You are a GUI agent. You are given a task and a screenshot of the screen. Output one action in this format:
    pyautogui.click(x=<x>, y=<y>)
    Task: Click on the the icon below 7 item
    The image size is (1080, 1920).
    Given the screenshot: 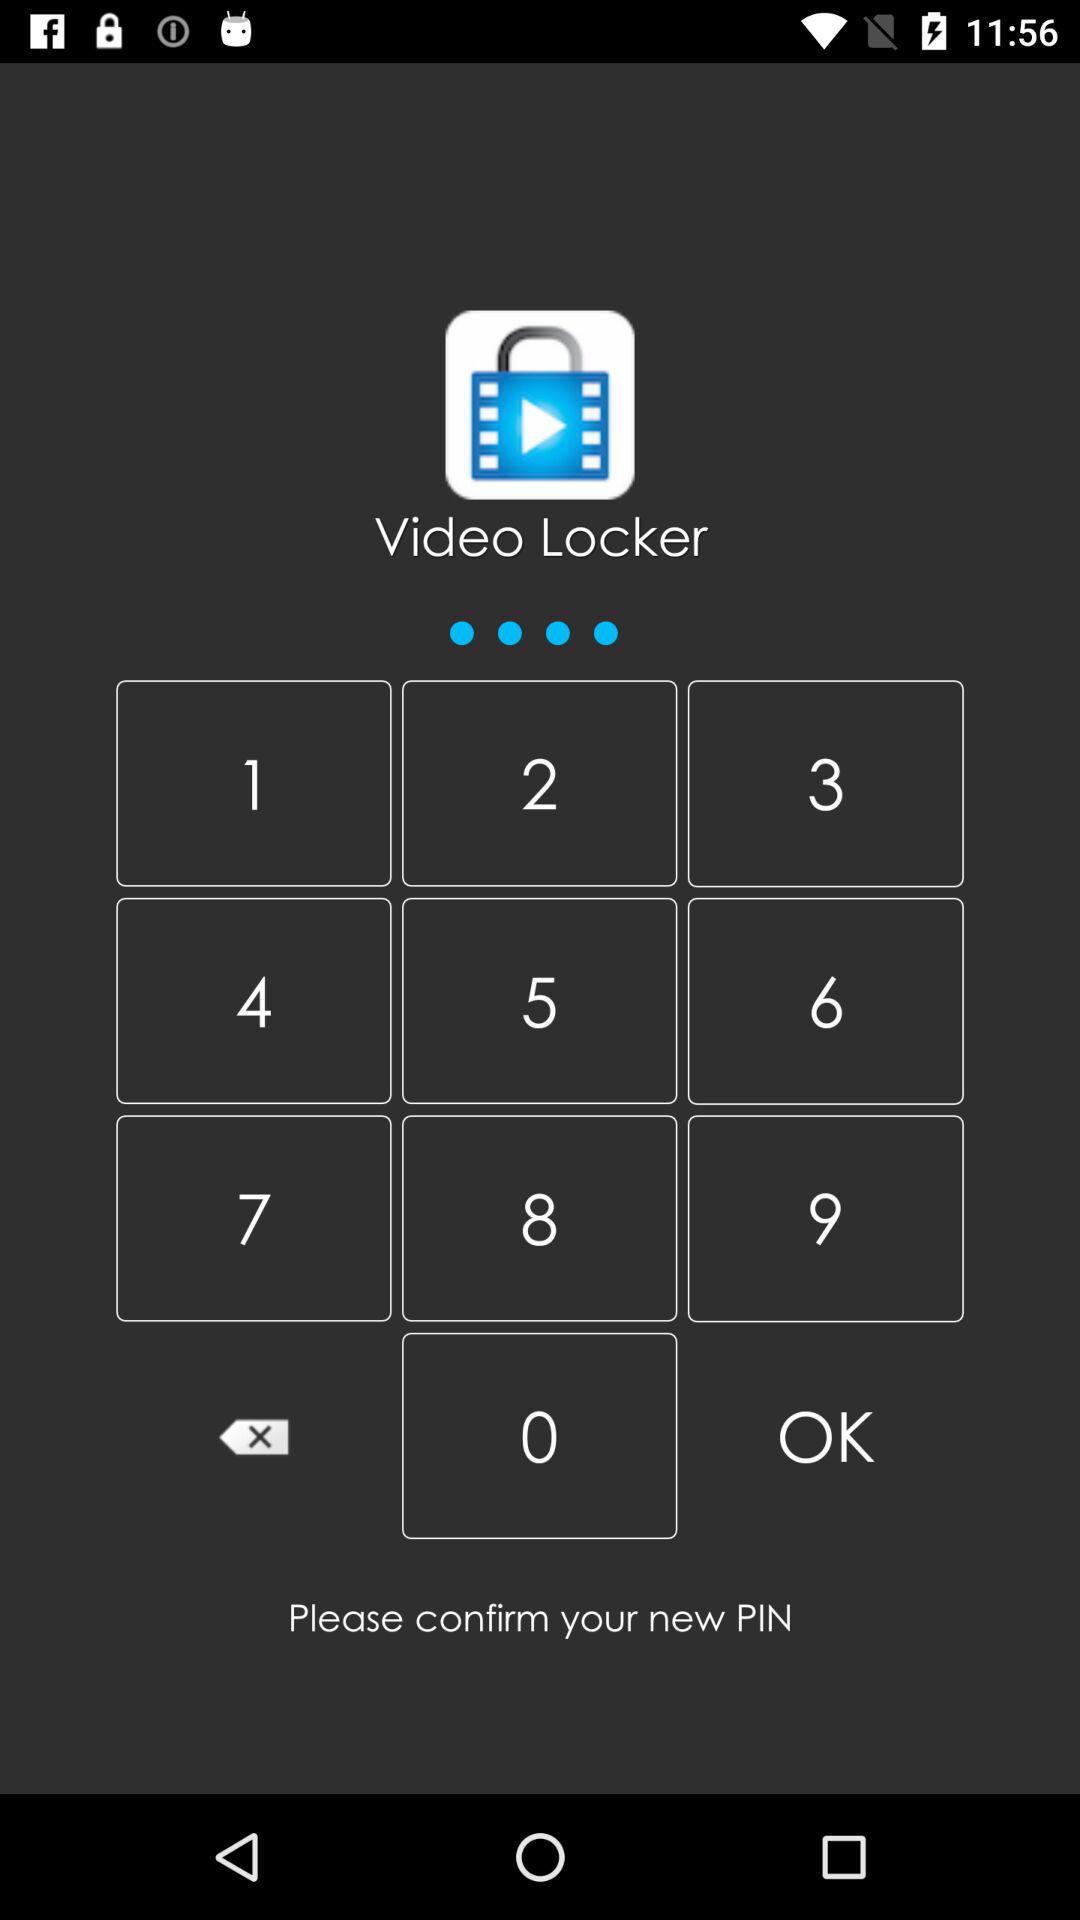 What is the action you would take?
    pyautogui.click(x=252, y=1434)
    